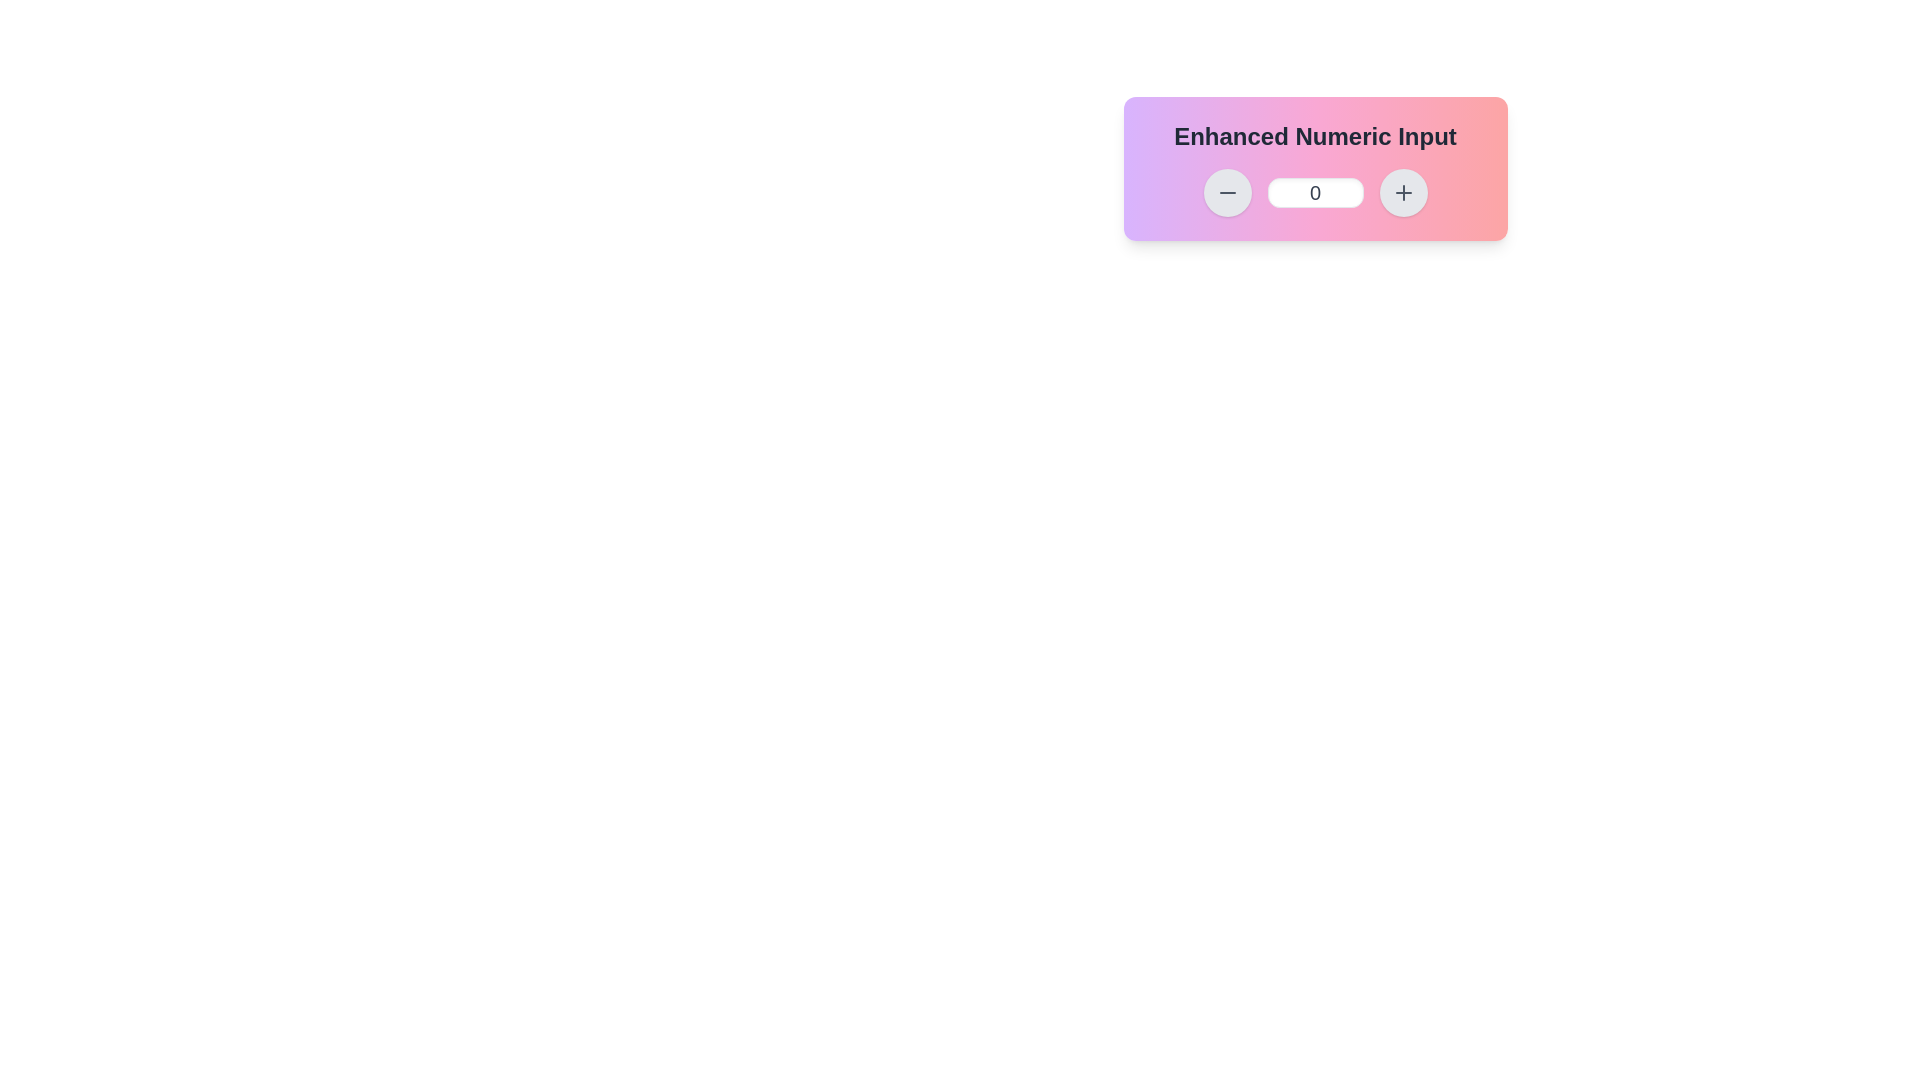 This screenshot has height=1080, width=1920. Describe the element at coordinates (1402, 192) in the screenshot. I see `the circular button with a gray background and a plus icon, located to the right of the numeric input field` at that location.